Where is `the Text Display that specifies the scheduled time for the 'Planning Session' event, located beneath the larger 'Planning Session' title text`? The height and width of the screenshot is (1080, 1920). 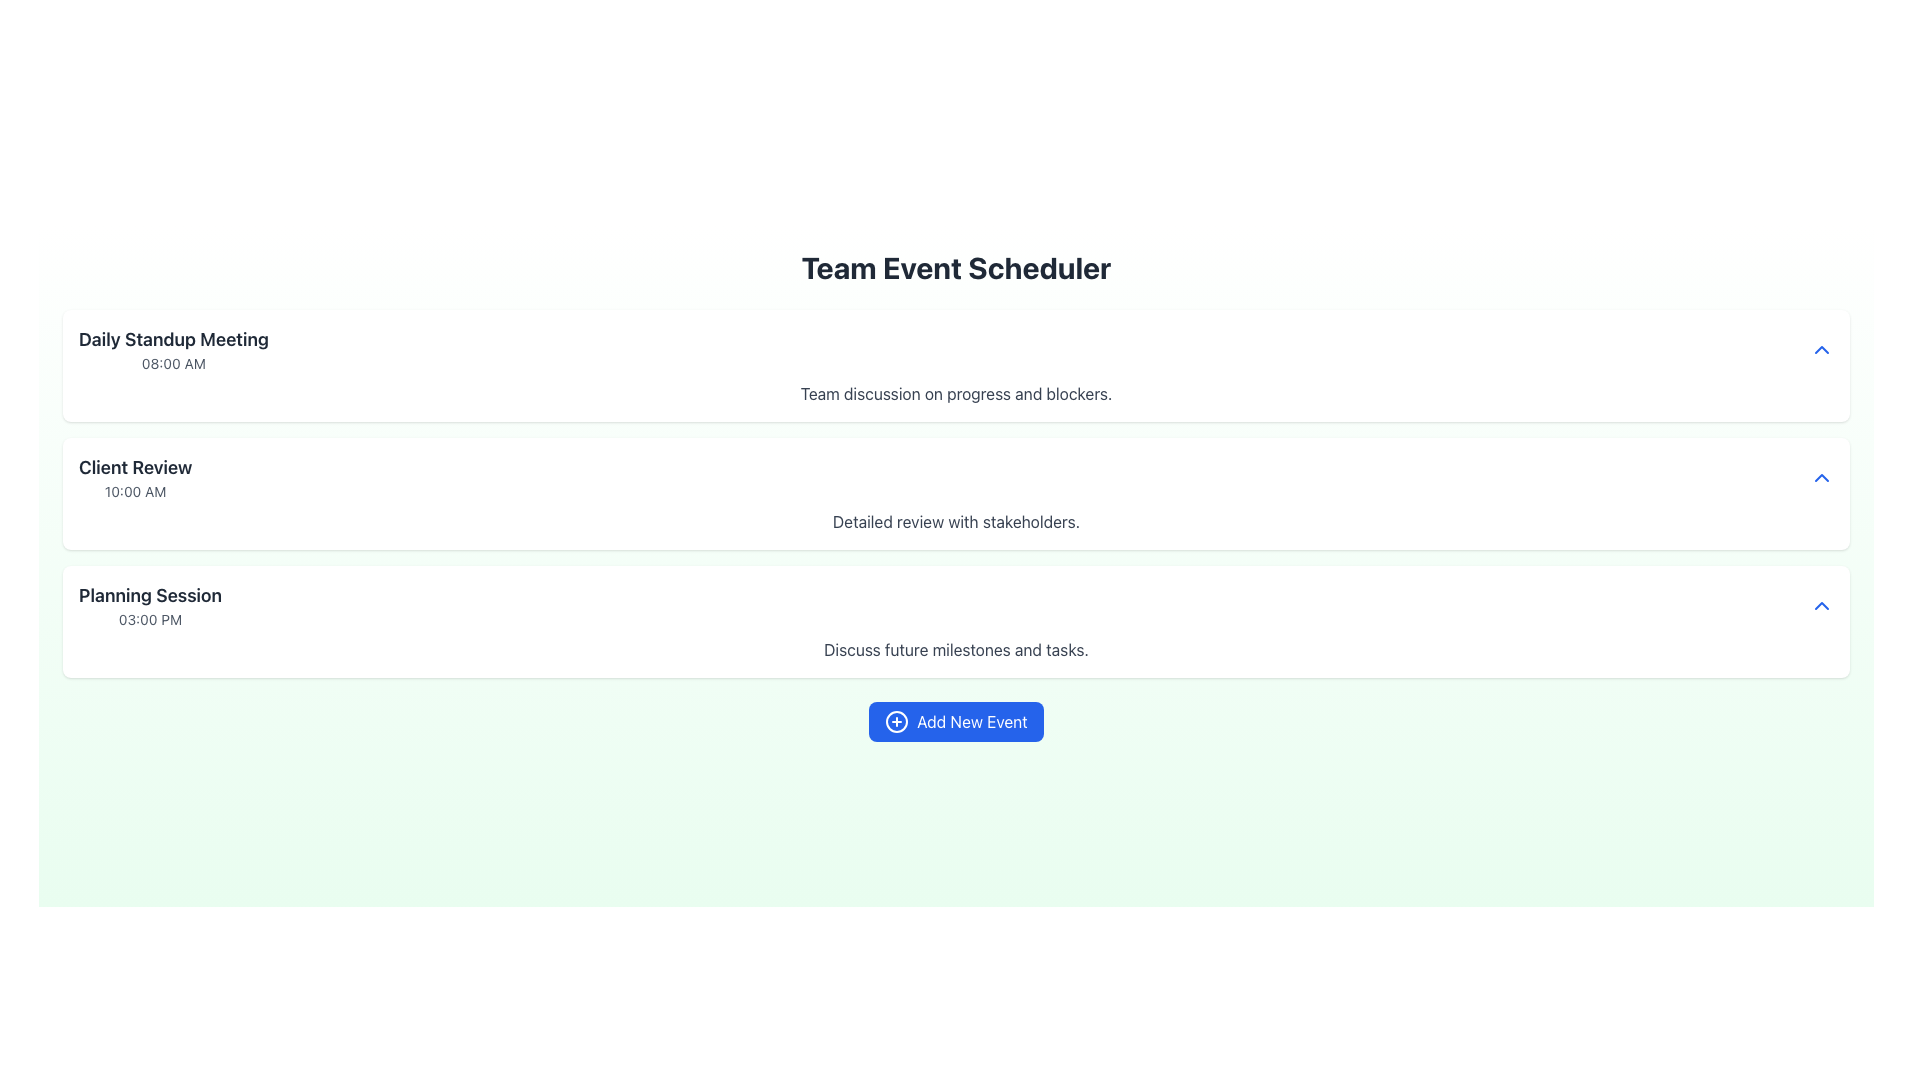 the Text Display that specifies the scheduled time for the 'Planning Session' event, located beneath the larger 'Planning Session' title text is located at coordinates (149, 619).